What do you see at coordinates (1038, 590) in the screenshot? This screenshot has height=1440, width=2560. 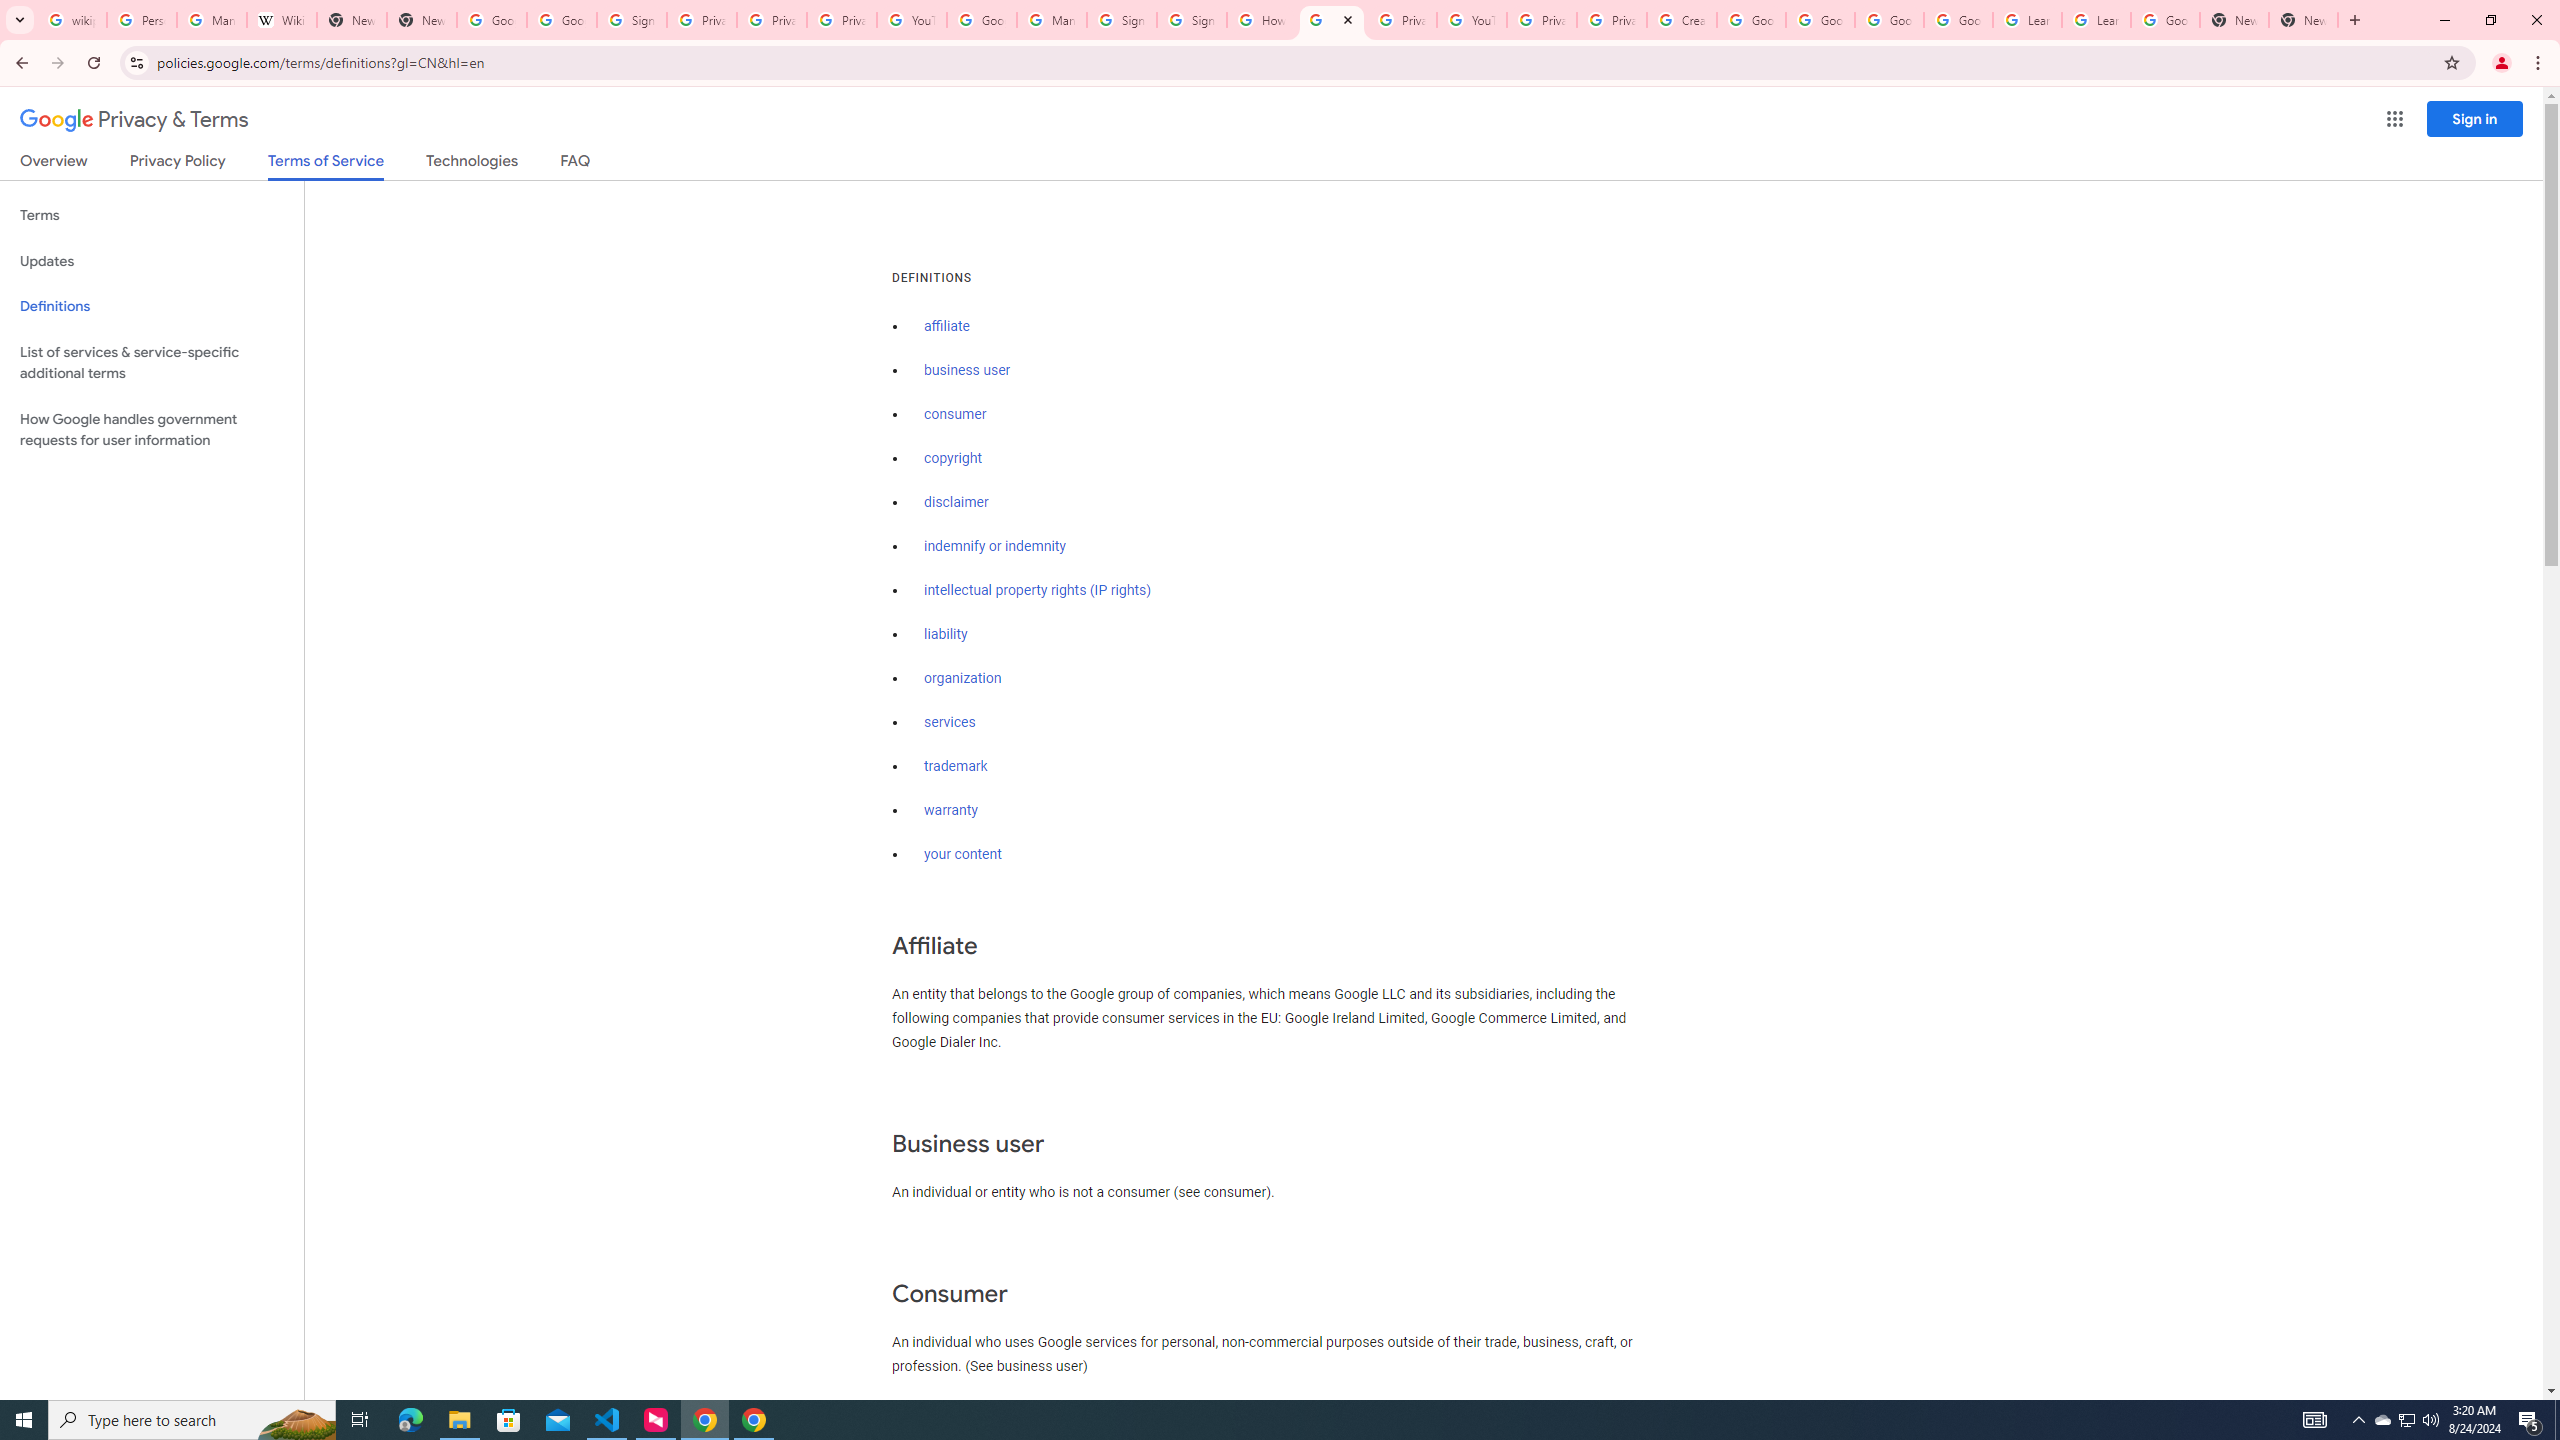 I see `'intellectual property rights (IP rights)'` at bounding box center [1038, 590].